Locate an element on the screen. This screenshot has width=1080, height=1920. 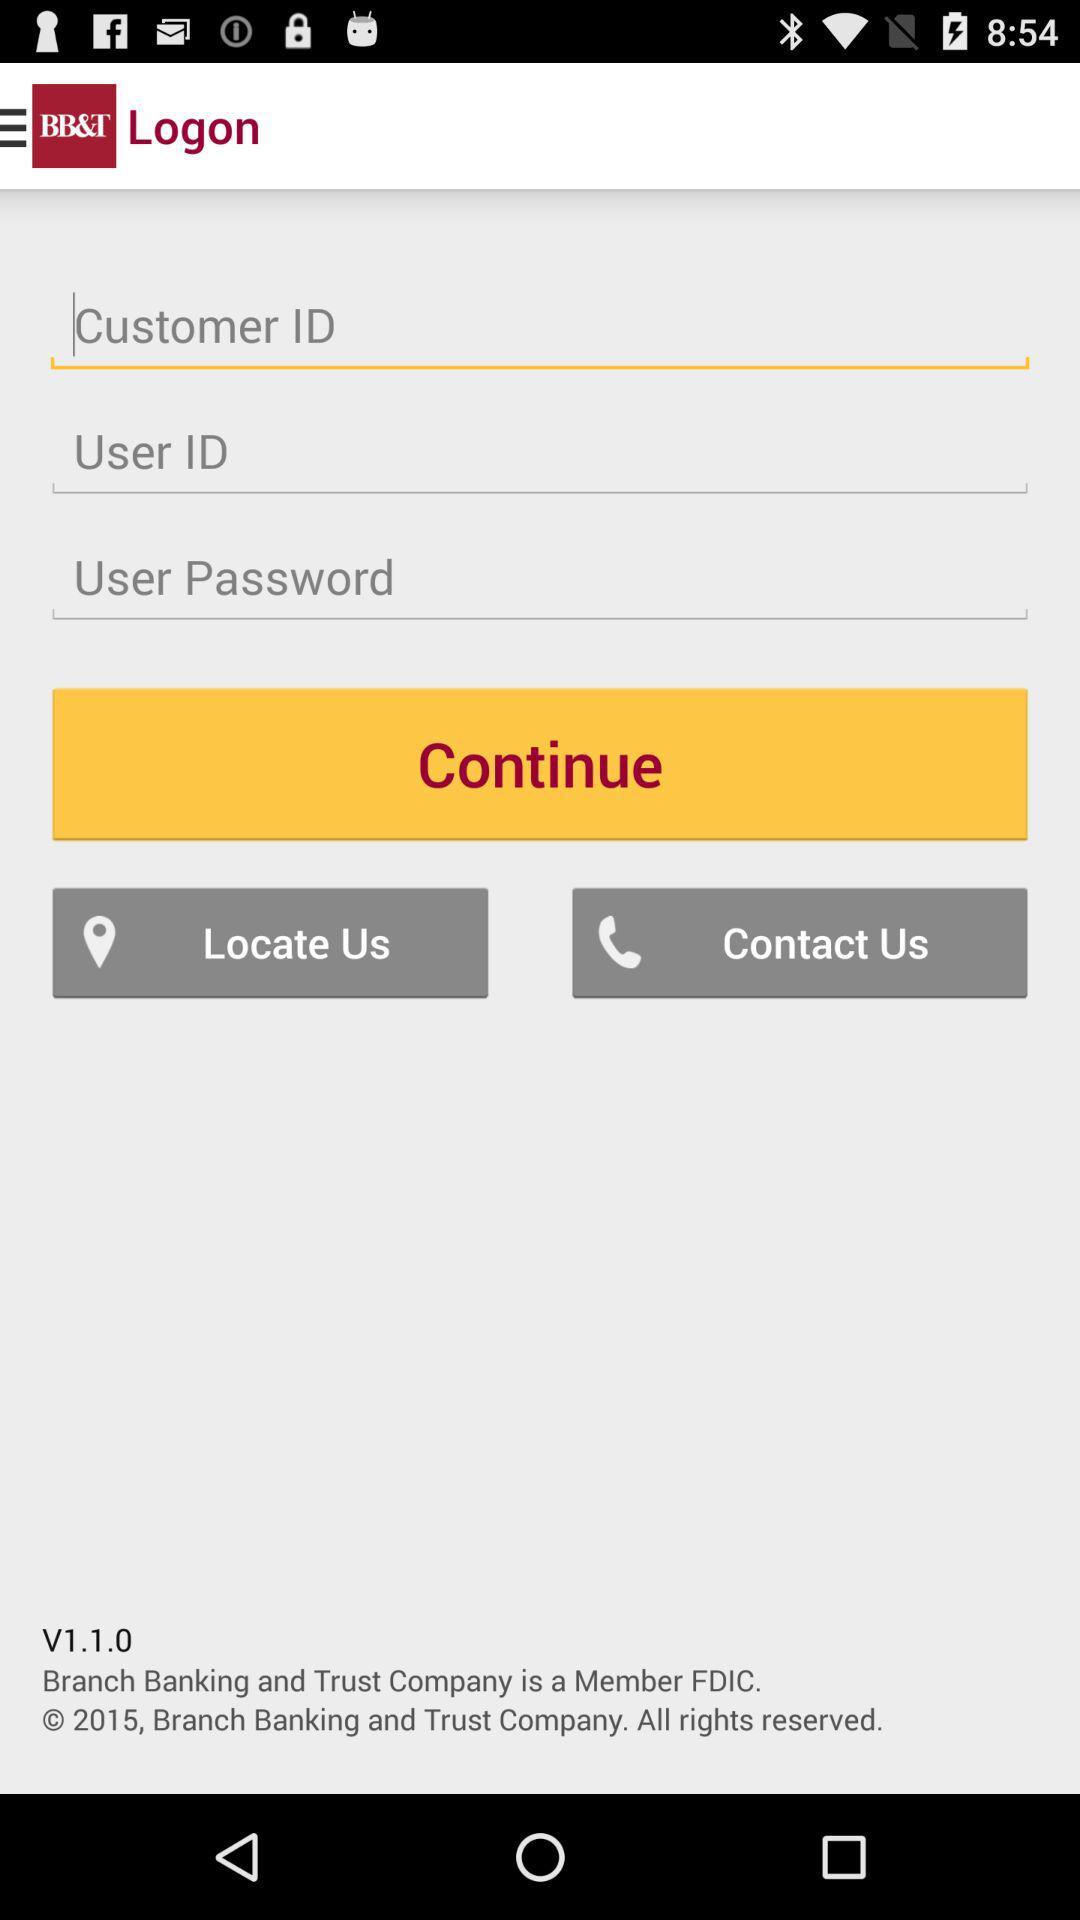
the continue item is located at coordinates (540, 762).